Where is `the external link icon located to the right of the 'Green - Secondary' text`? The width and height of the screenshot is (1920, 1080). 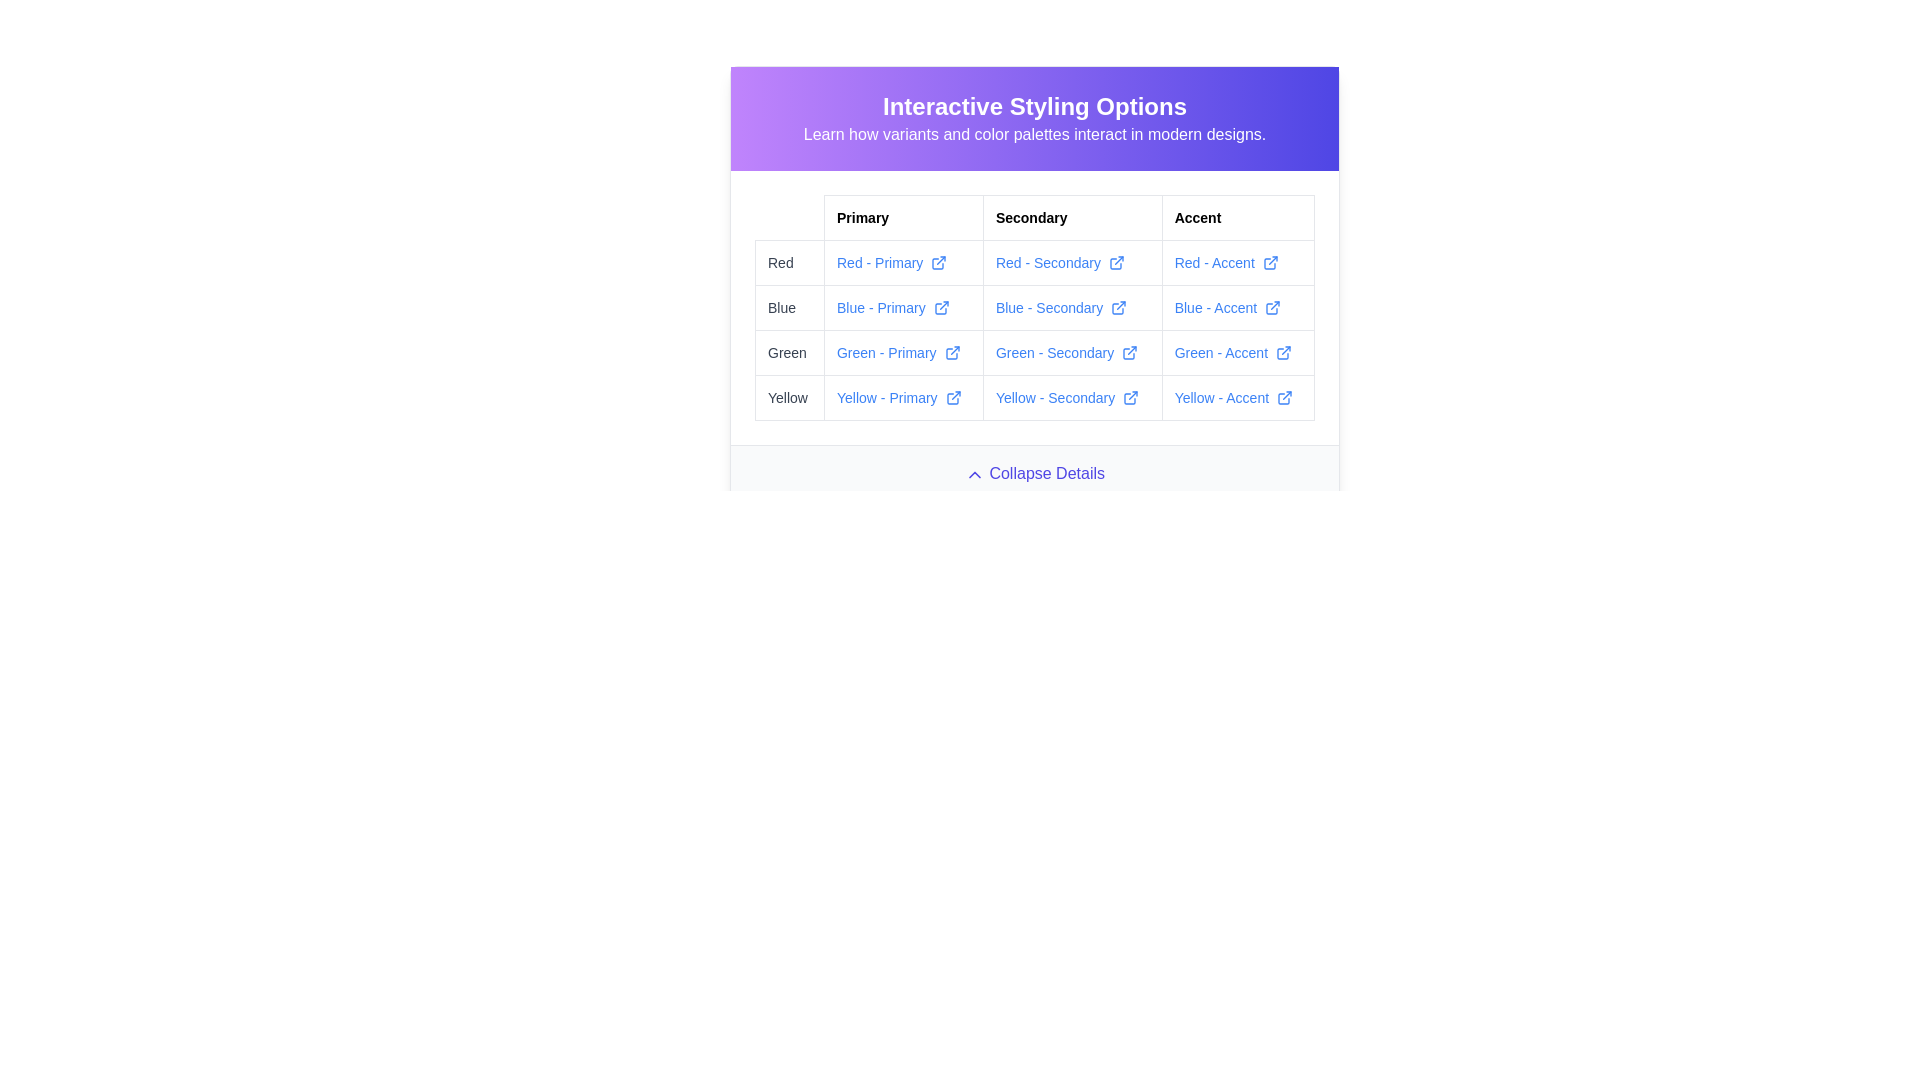 the external link icon located to the right of the 'Green - Secondary' text is located at coordinates (1130, 352).